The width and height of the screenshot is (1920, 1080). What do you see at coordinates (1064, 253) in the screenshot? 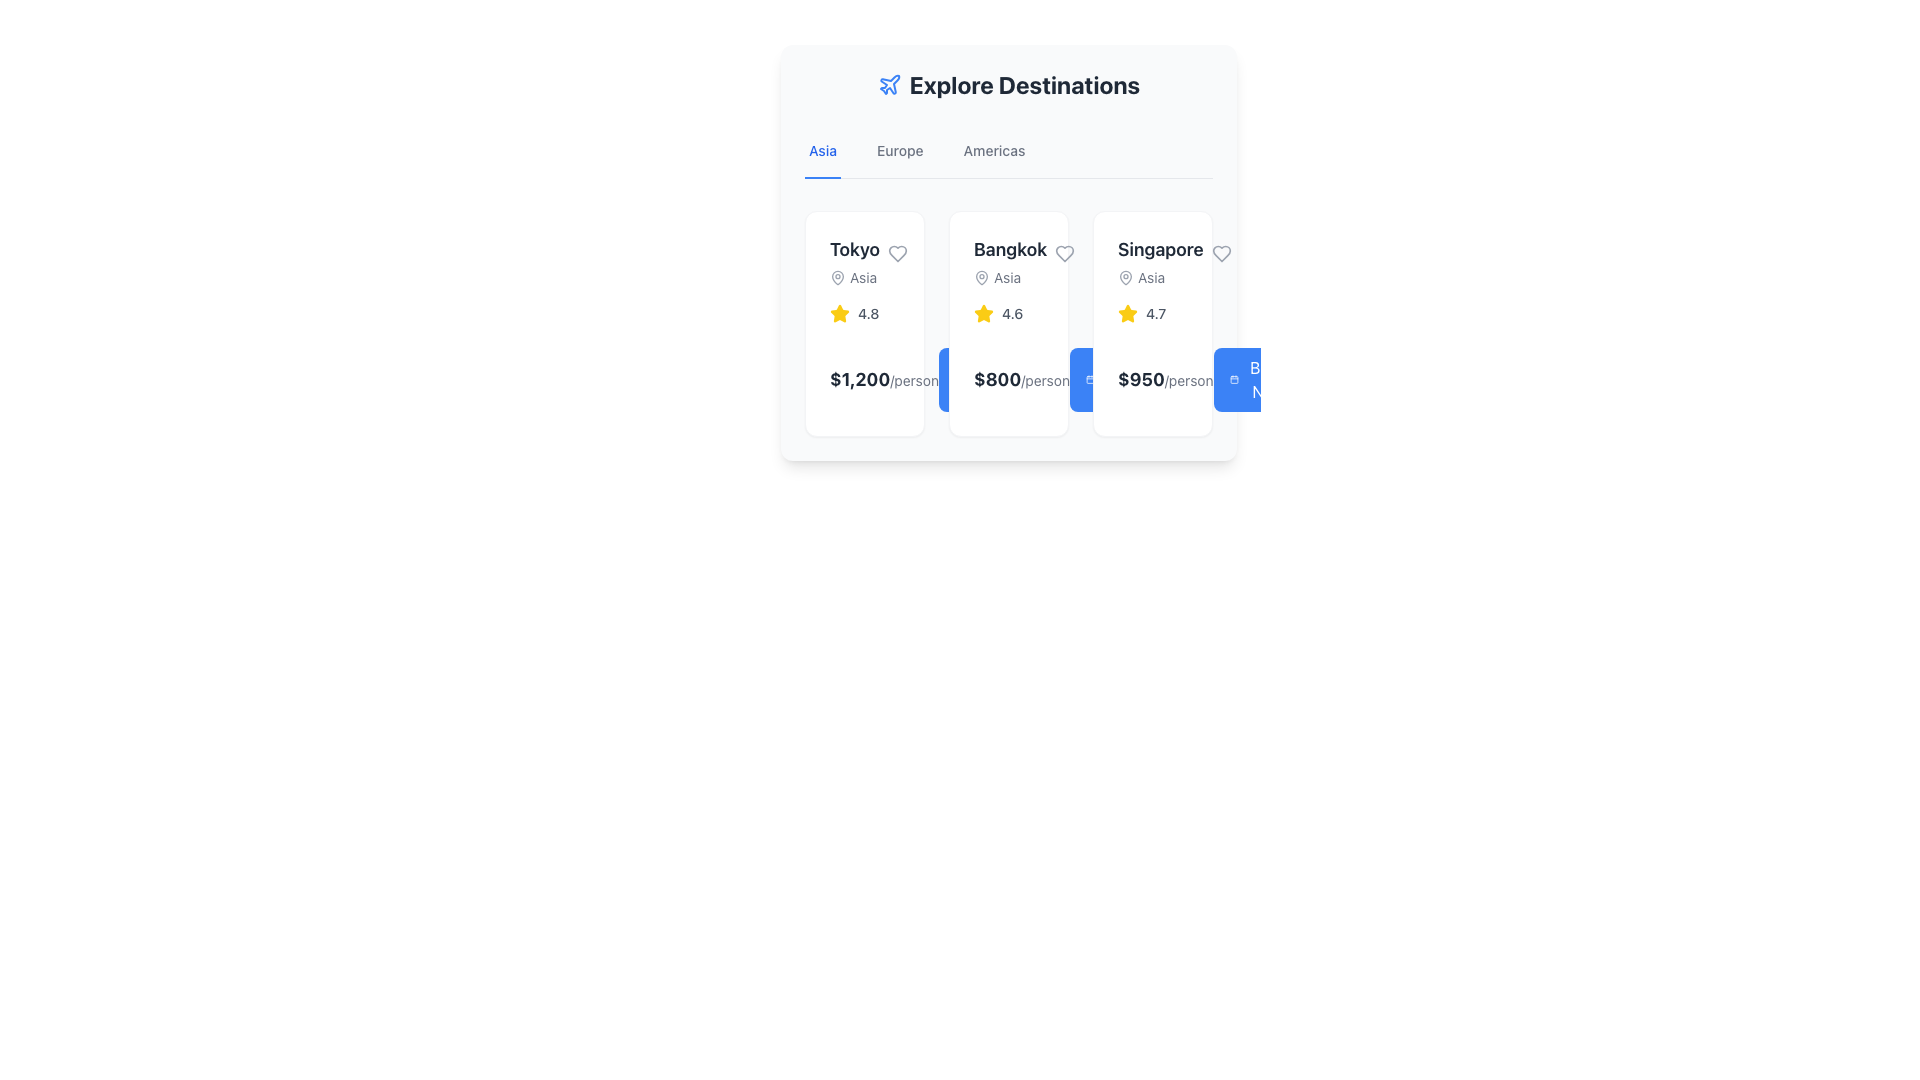
I see `the heart icon button located at the top-right corner of the 'Bangkok' card on the 'Explore Destinations' page to mark it as a favorite` at bounding box center [1064, 253].